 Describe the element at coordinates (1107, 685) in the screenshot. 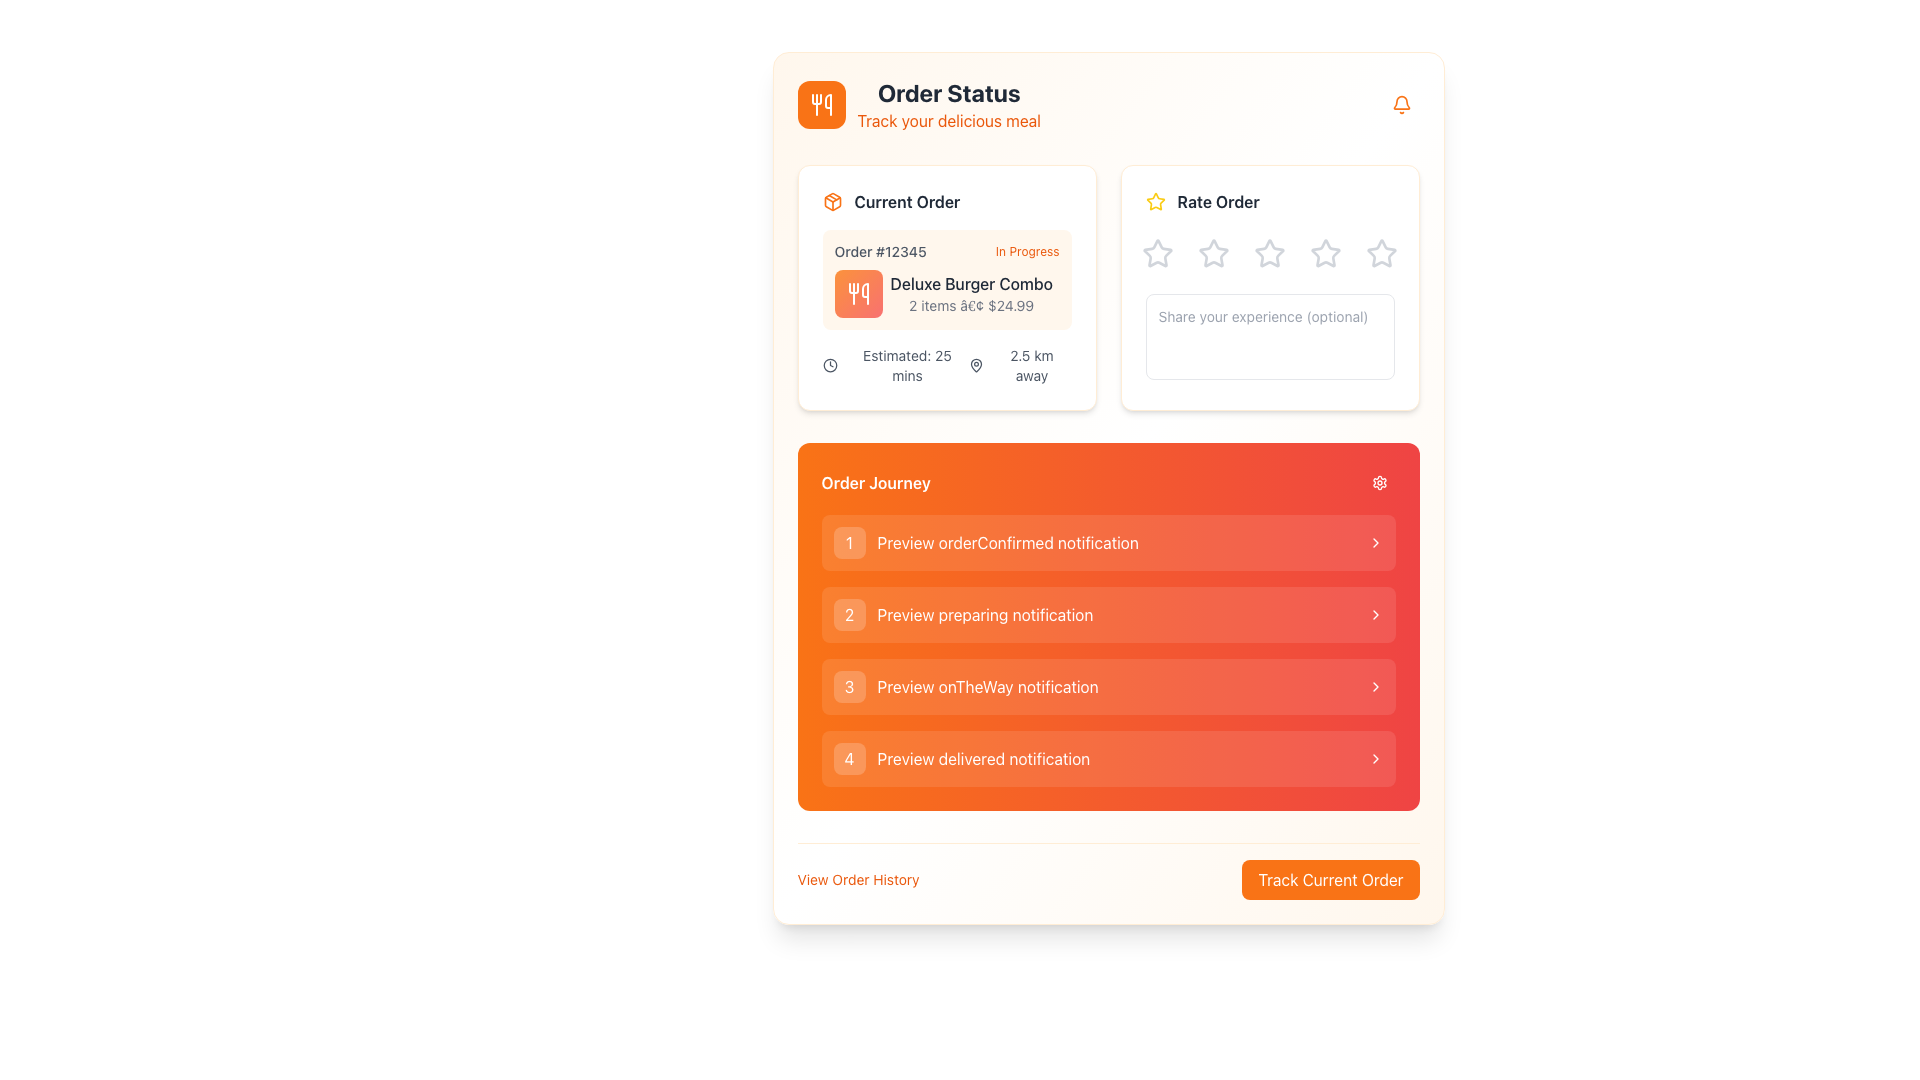

I see `the third button in the vertical list of buttons located in the 'Order Journey' section` at that location.